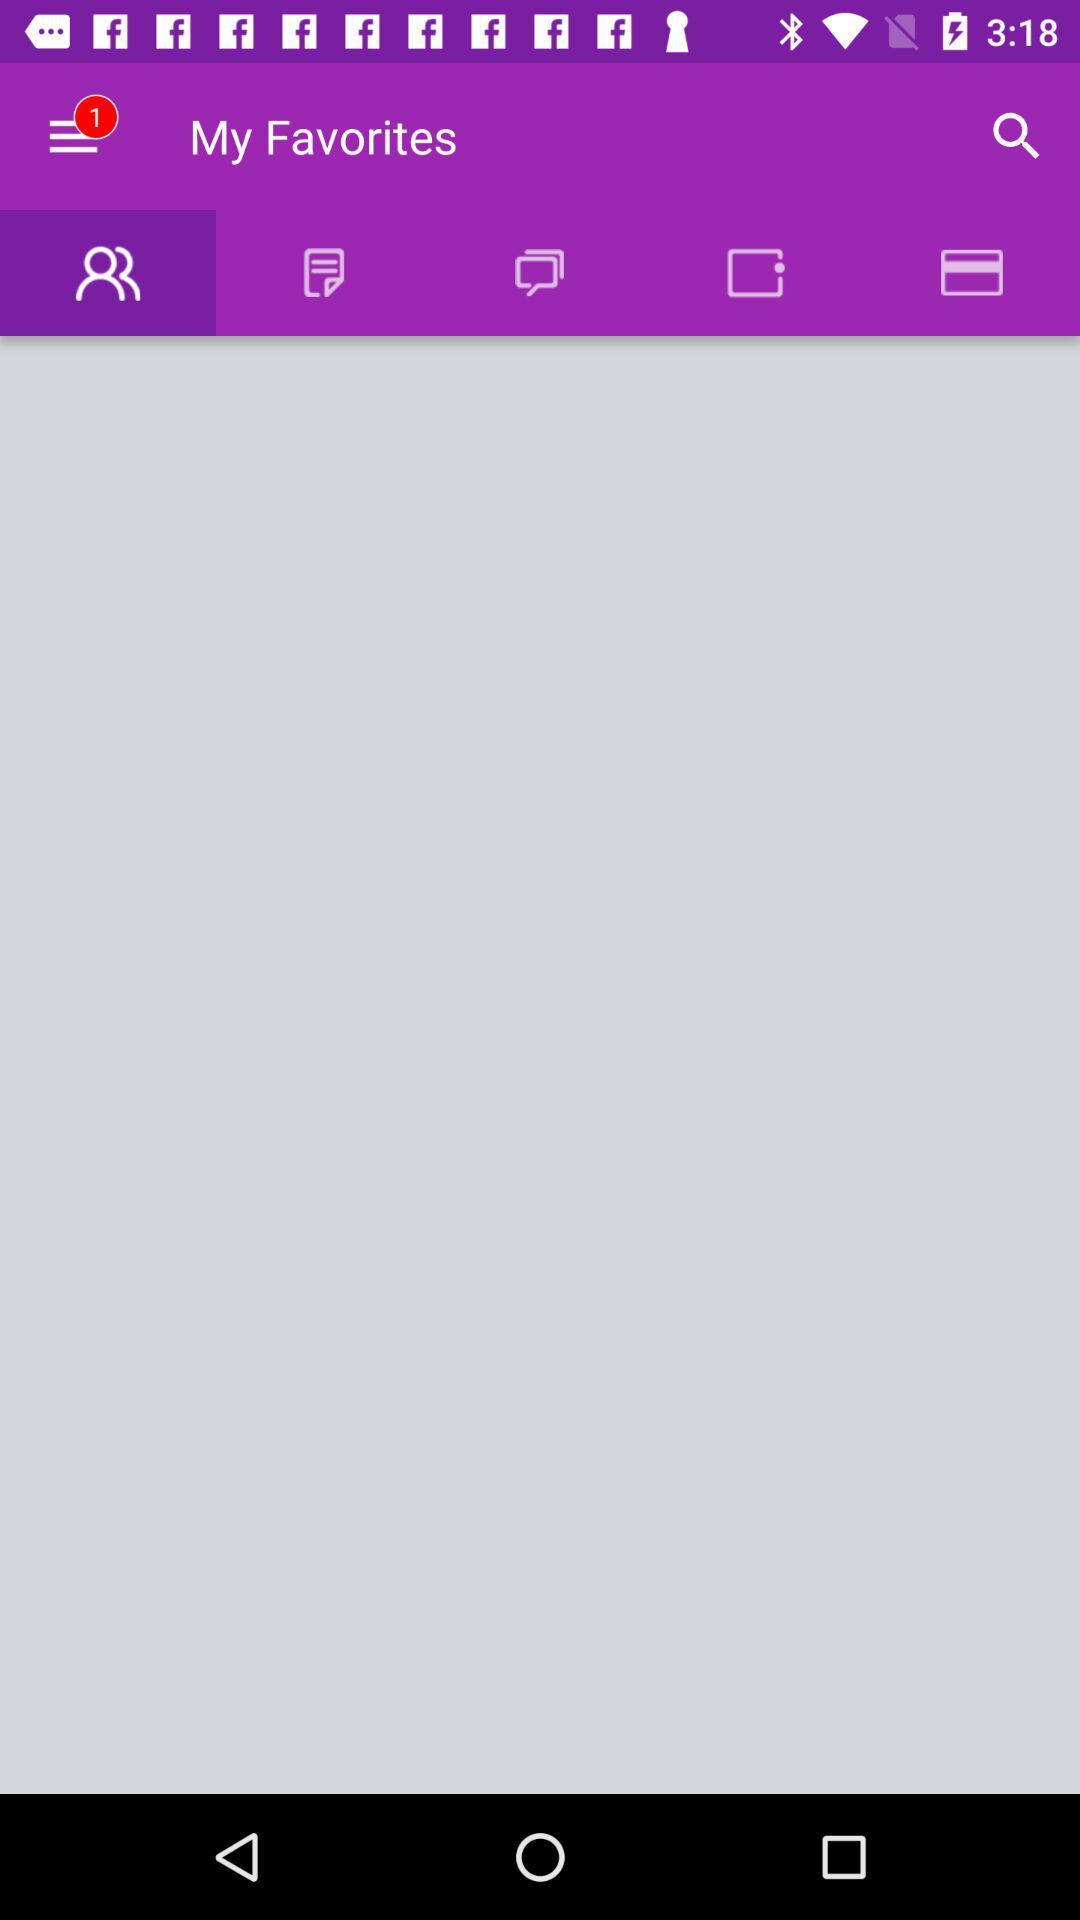 The width and height of the screenshot is (1080, 1920). What do you see at coordinates (72, 135) in the screenshot?
I see `the icon next to the my favorites` at bounding box center [72, 135].